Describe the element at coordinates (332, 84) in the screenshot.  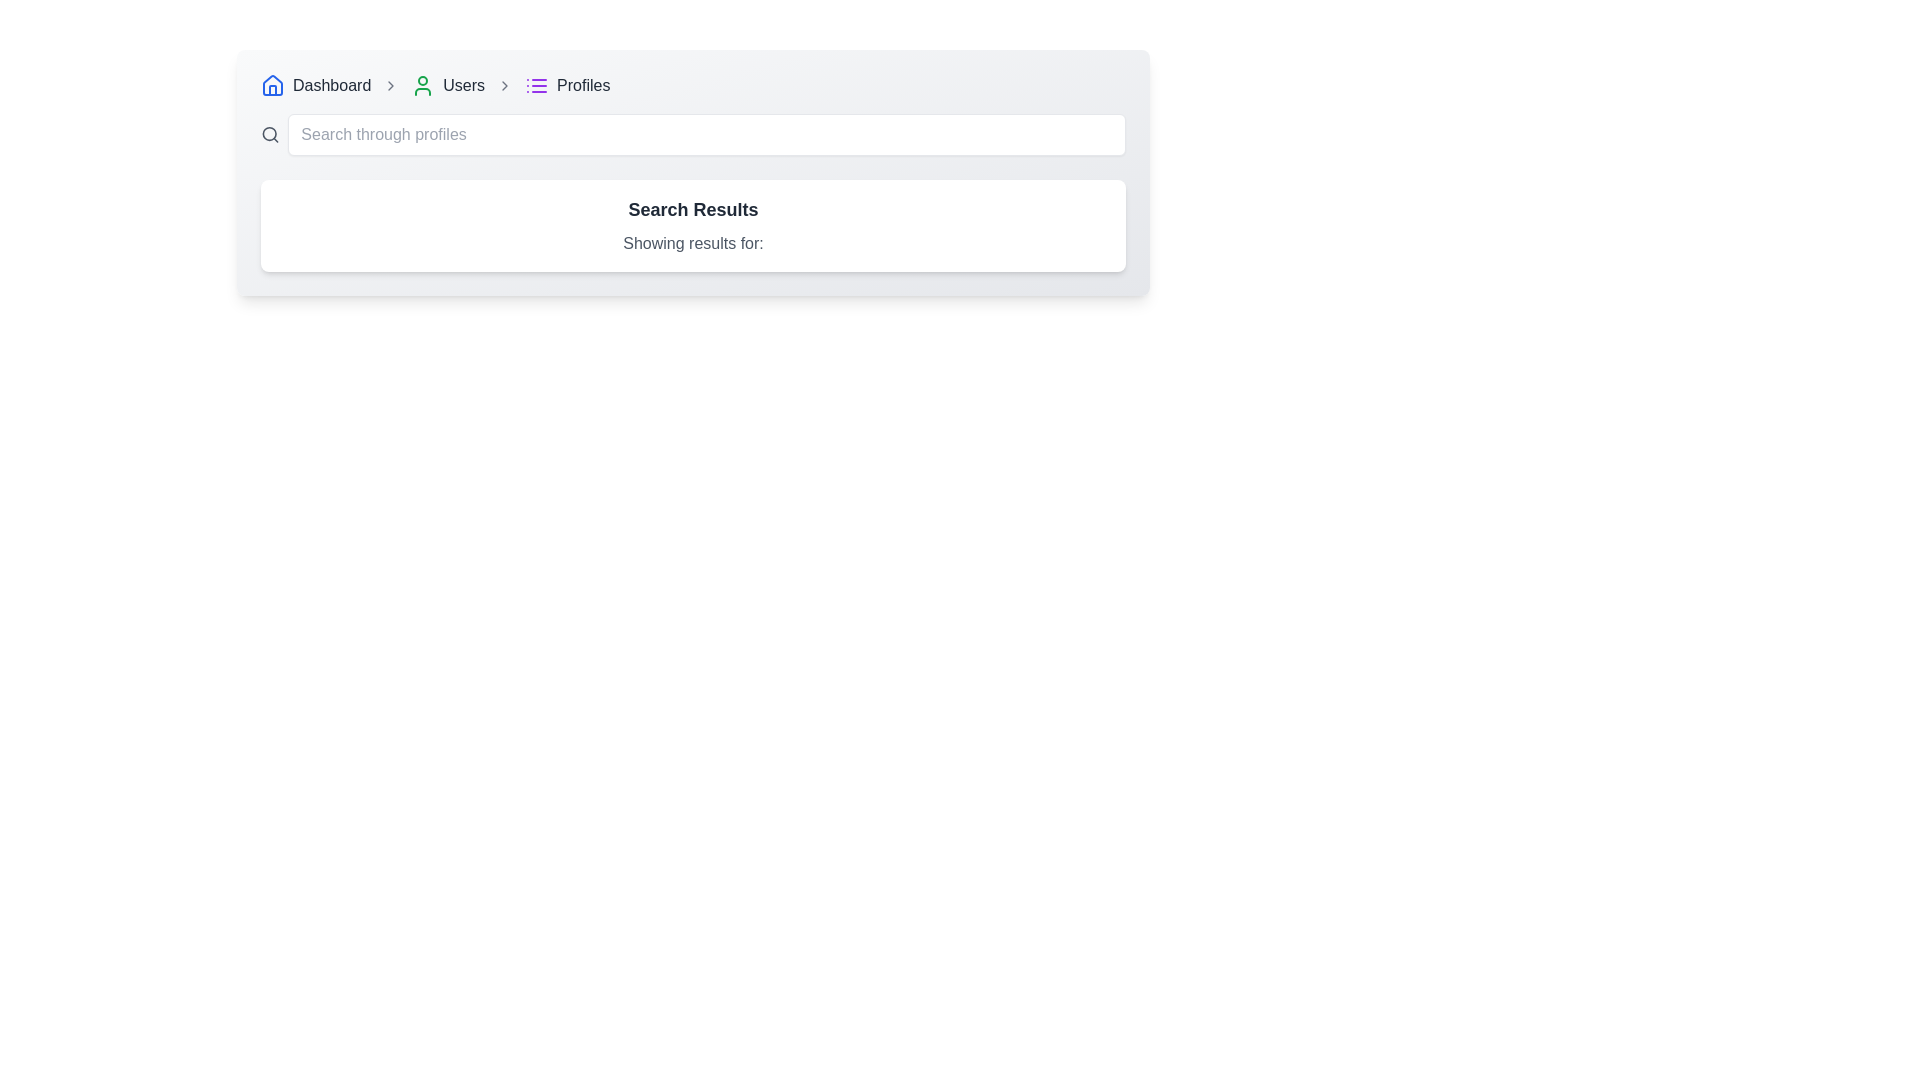
I see `the 'Dashboard' text link in the breadcrumb navigation bar` at that location.